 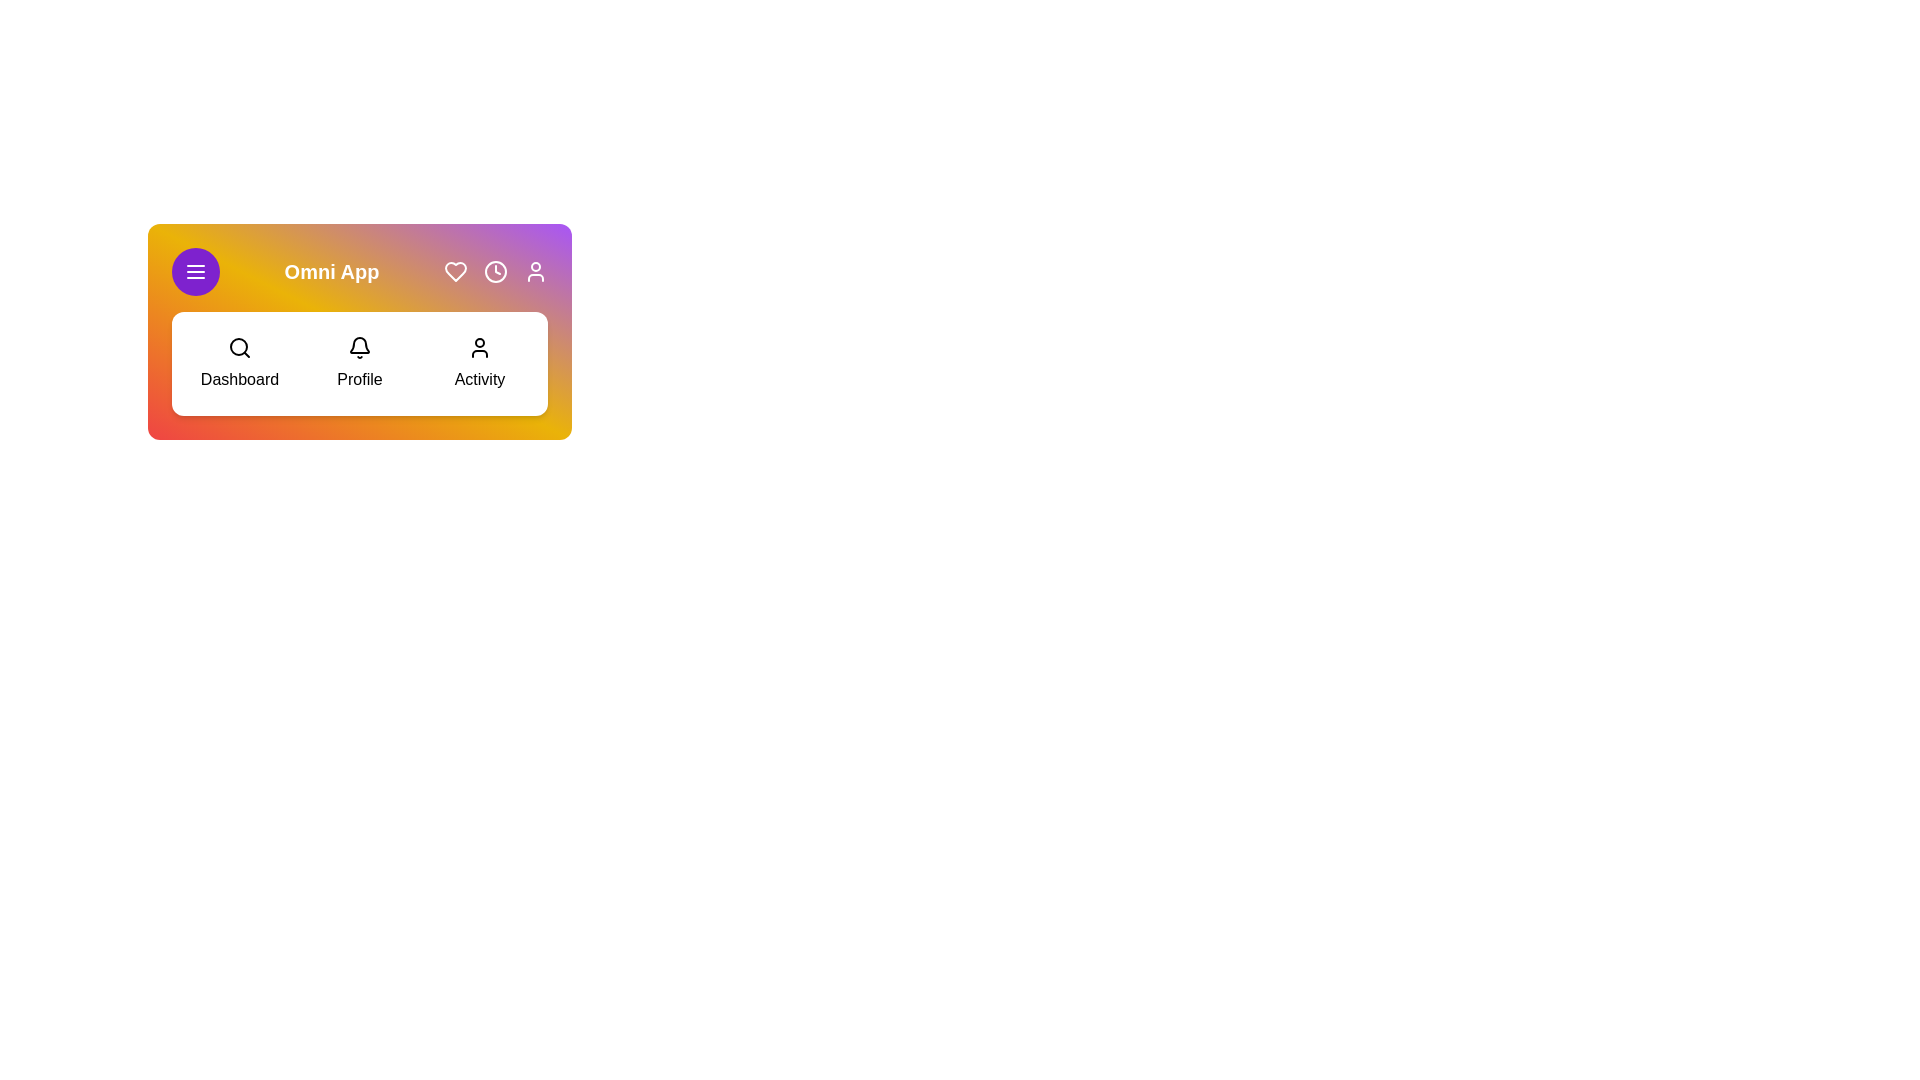 What do you see at coordinates (240, 363) in the screenshot?
I see `the 'Dashboard' option in the menu` at bounding box center [240, 363].